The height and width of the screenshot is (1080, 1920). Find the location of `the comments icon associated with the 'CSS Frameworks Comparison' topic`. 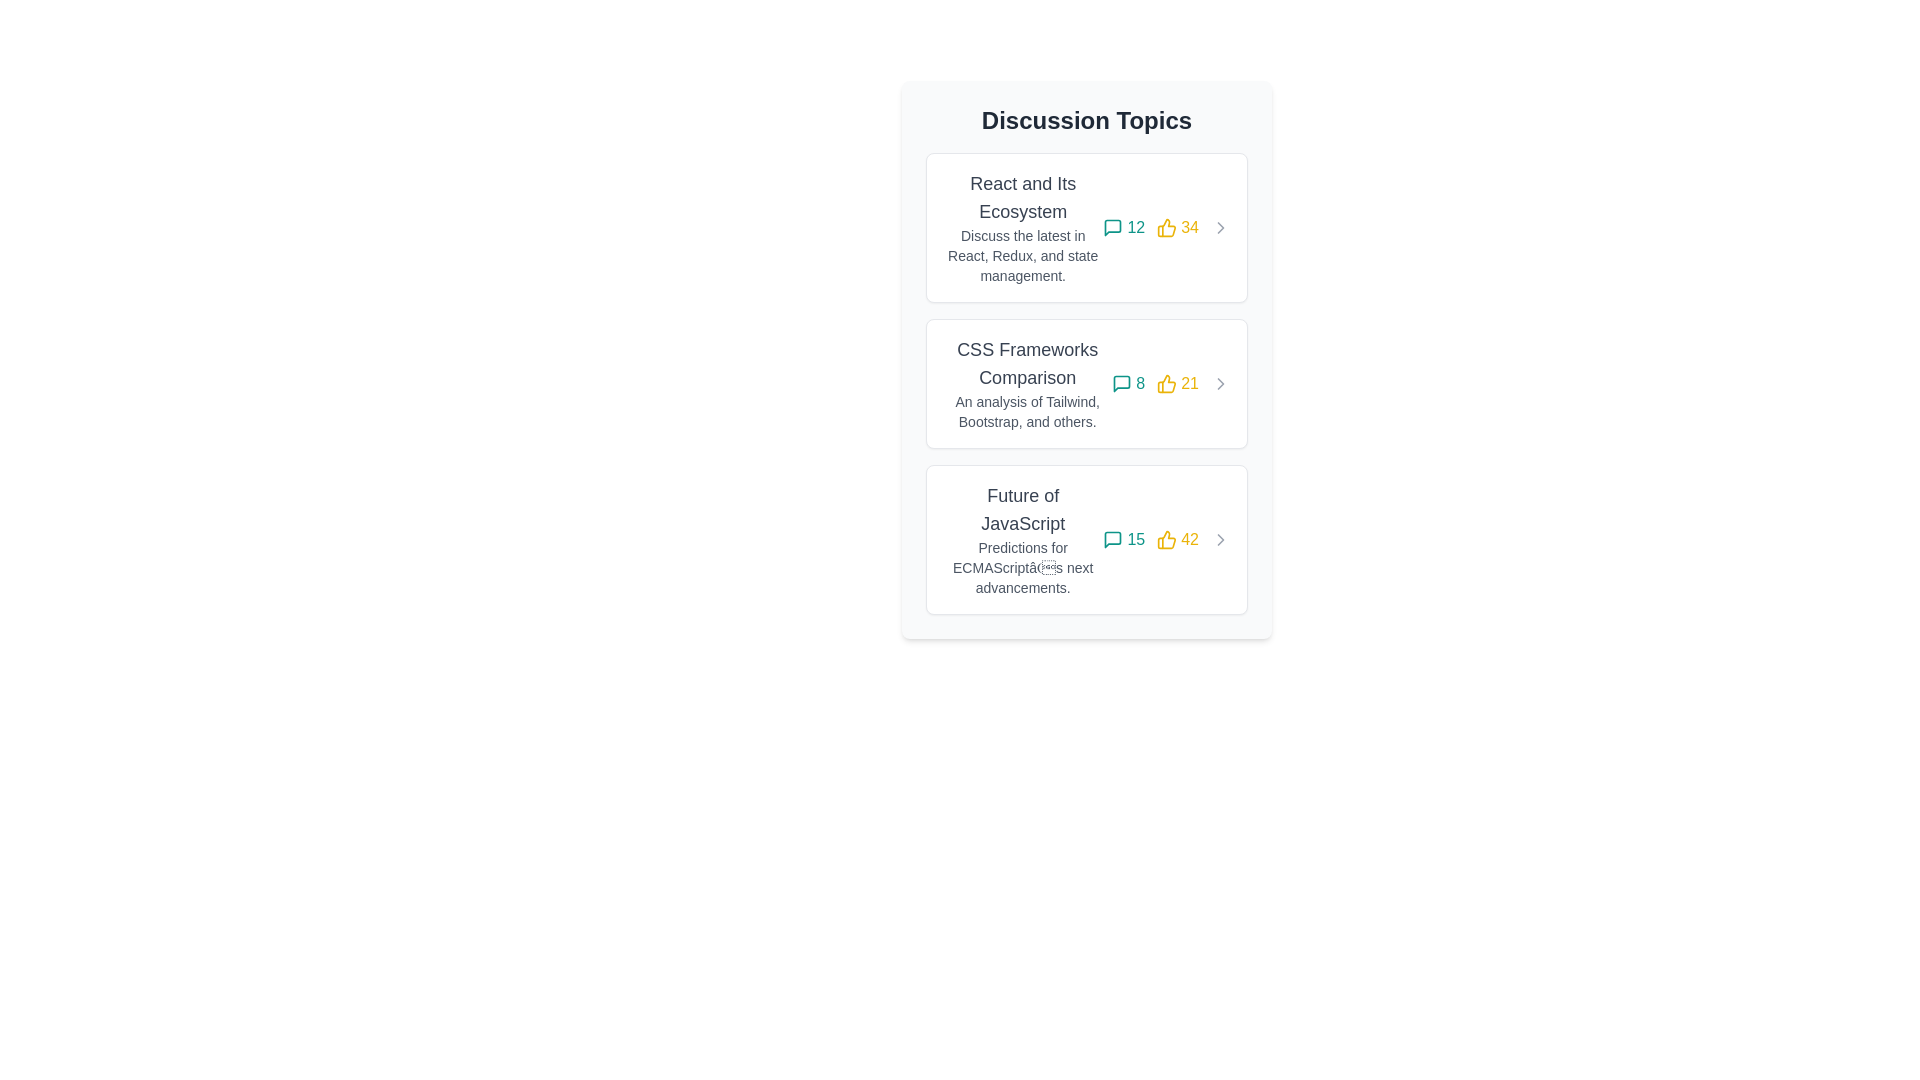

the comments icon associated with the 'CSS Frameworks Comparison' topic is located at coordinates (1122, 384).